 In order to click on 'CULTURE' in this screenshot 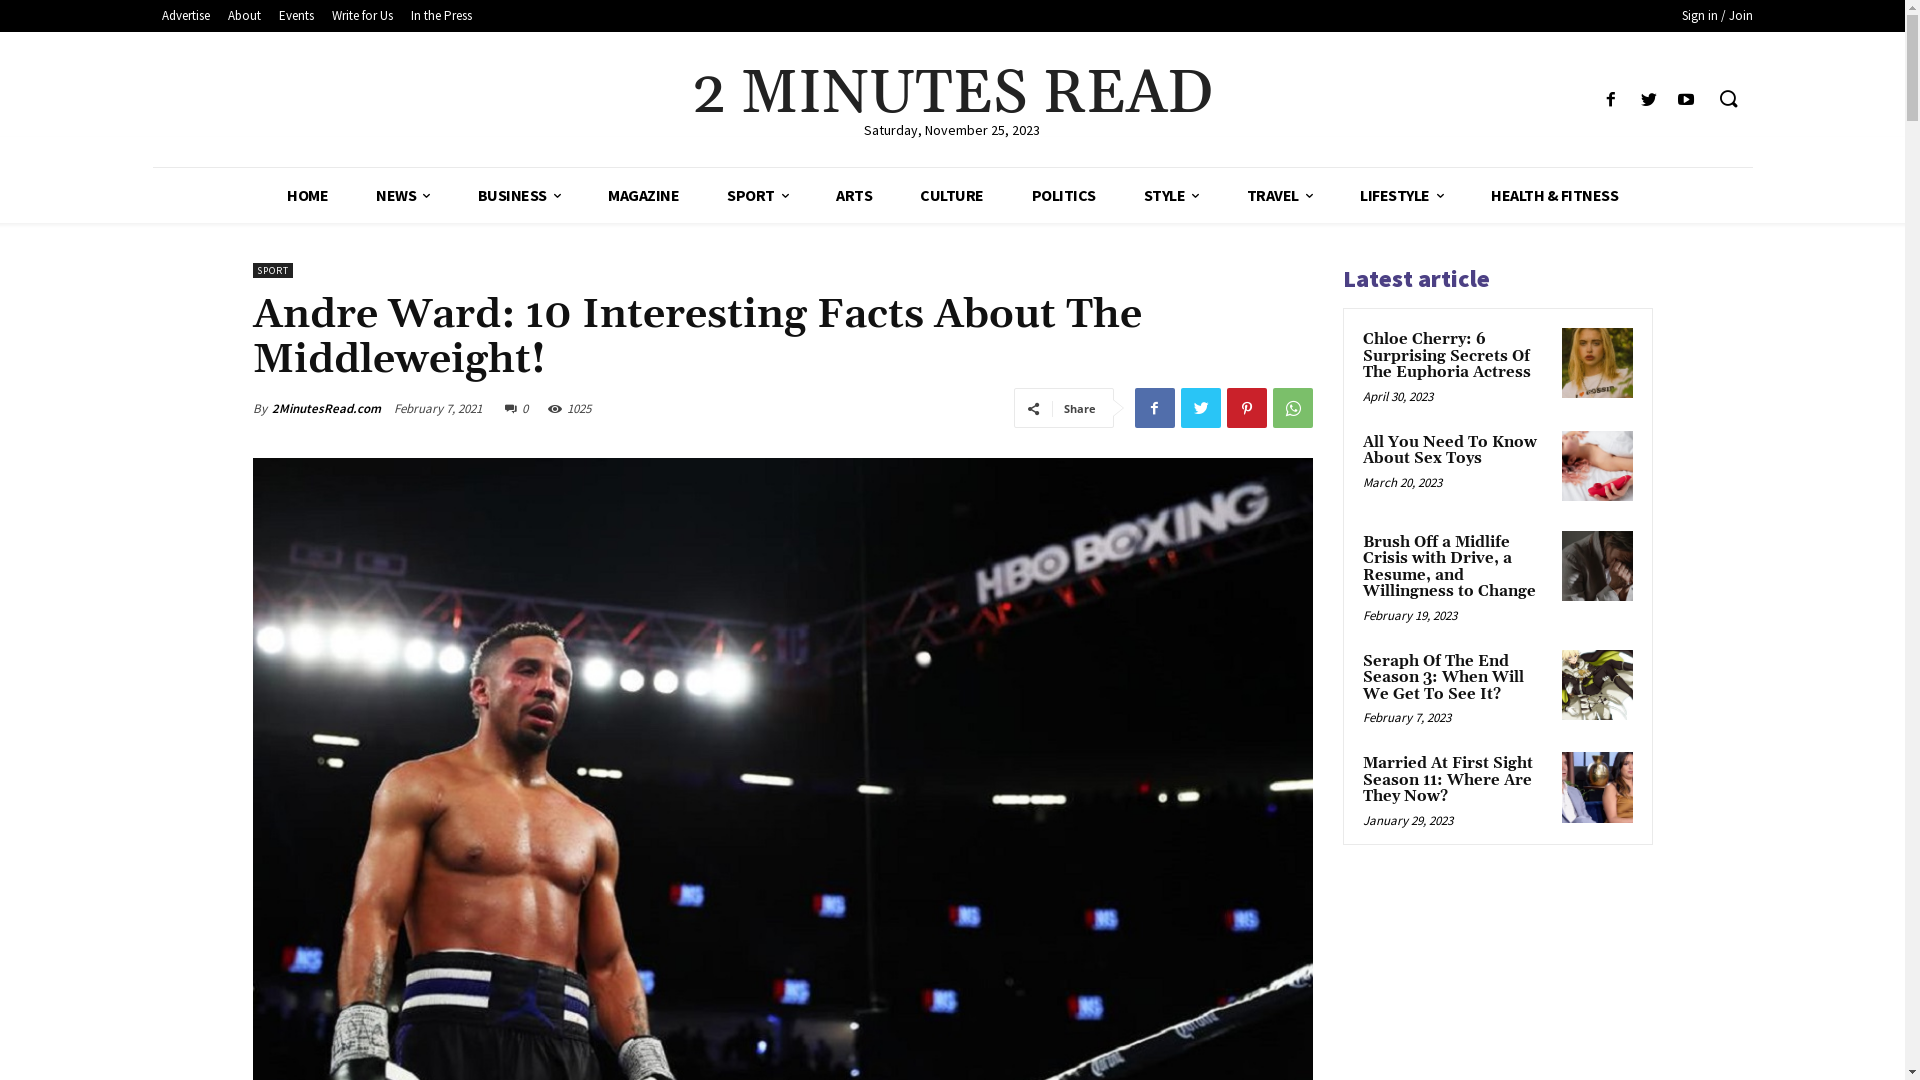, I will do `click(950, 195)`.